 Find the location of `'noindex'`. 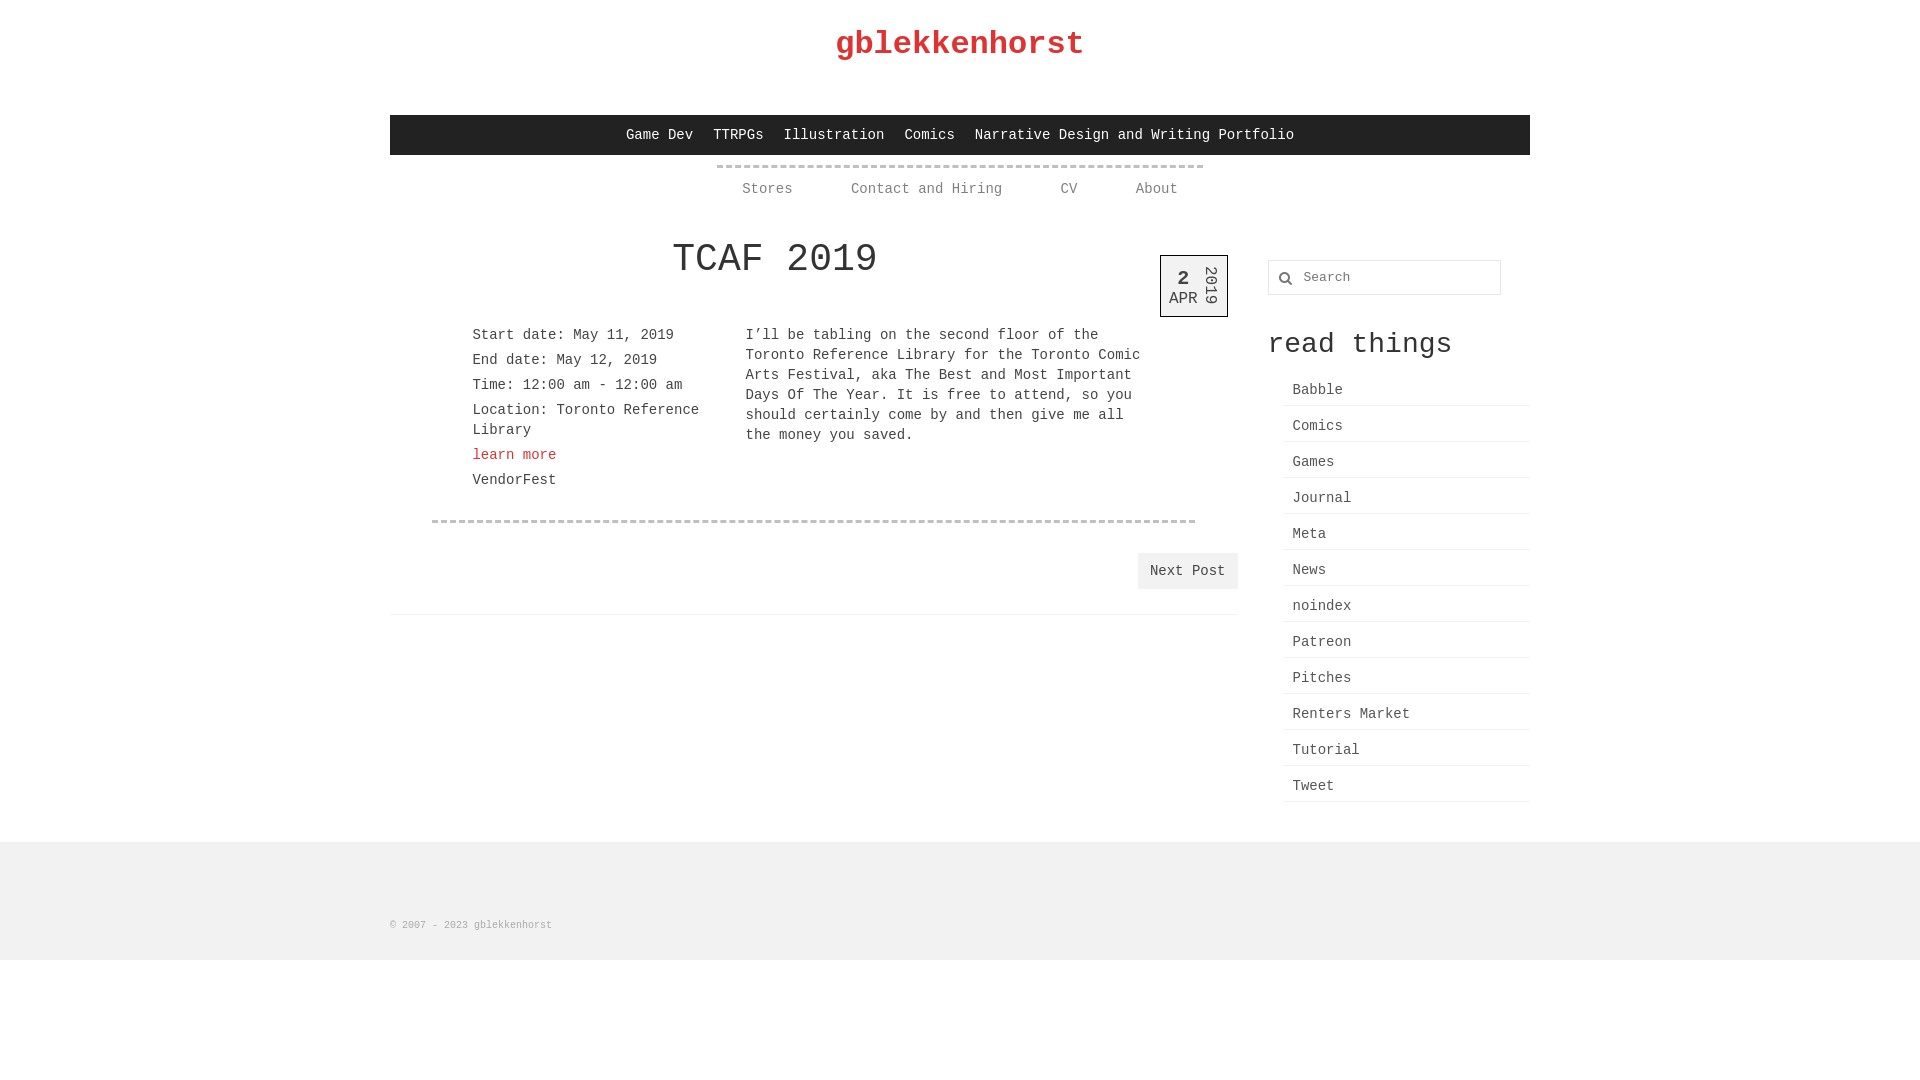

'noindex' is located at coordinates (1405, 605).